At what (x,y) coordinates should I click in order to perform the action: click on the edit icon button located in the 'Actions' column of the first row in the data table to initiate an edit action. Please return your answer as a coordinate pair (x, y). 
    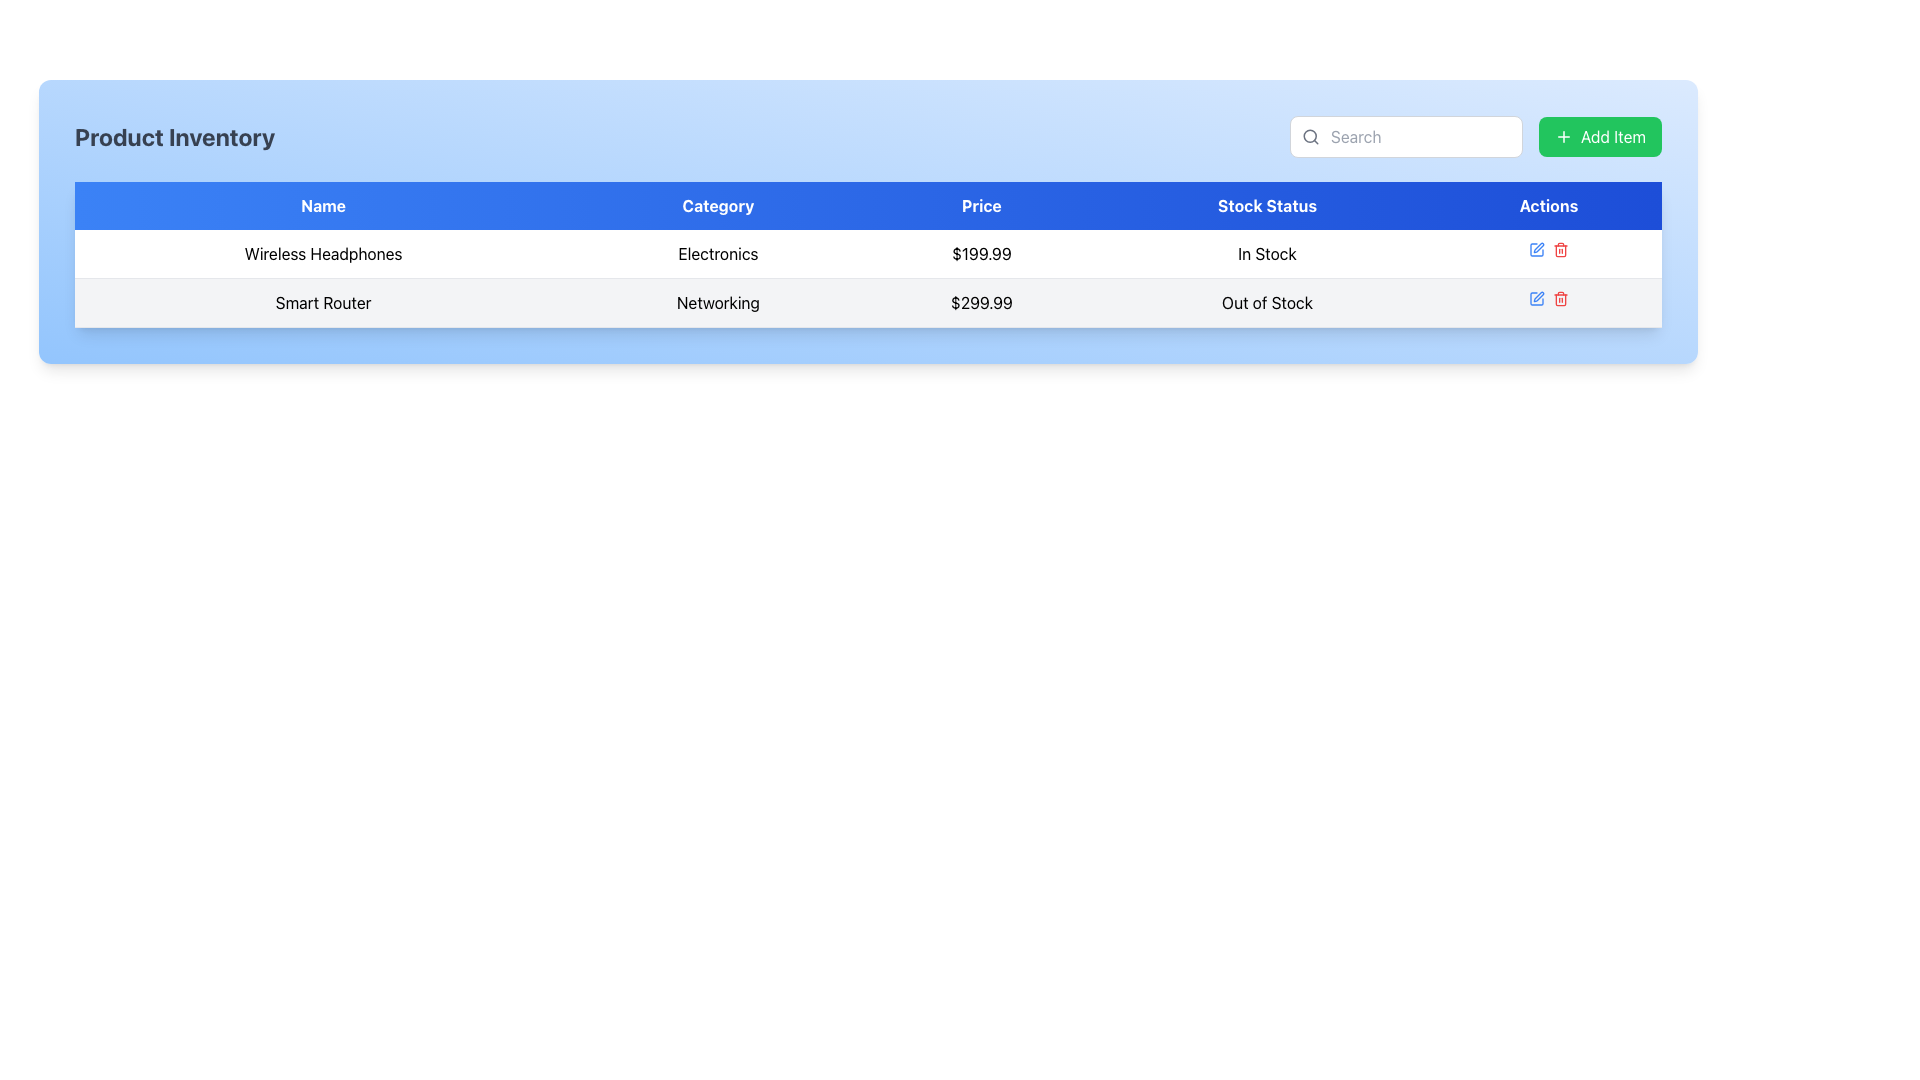
    Looking at the image, I should click on (1535, 249).